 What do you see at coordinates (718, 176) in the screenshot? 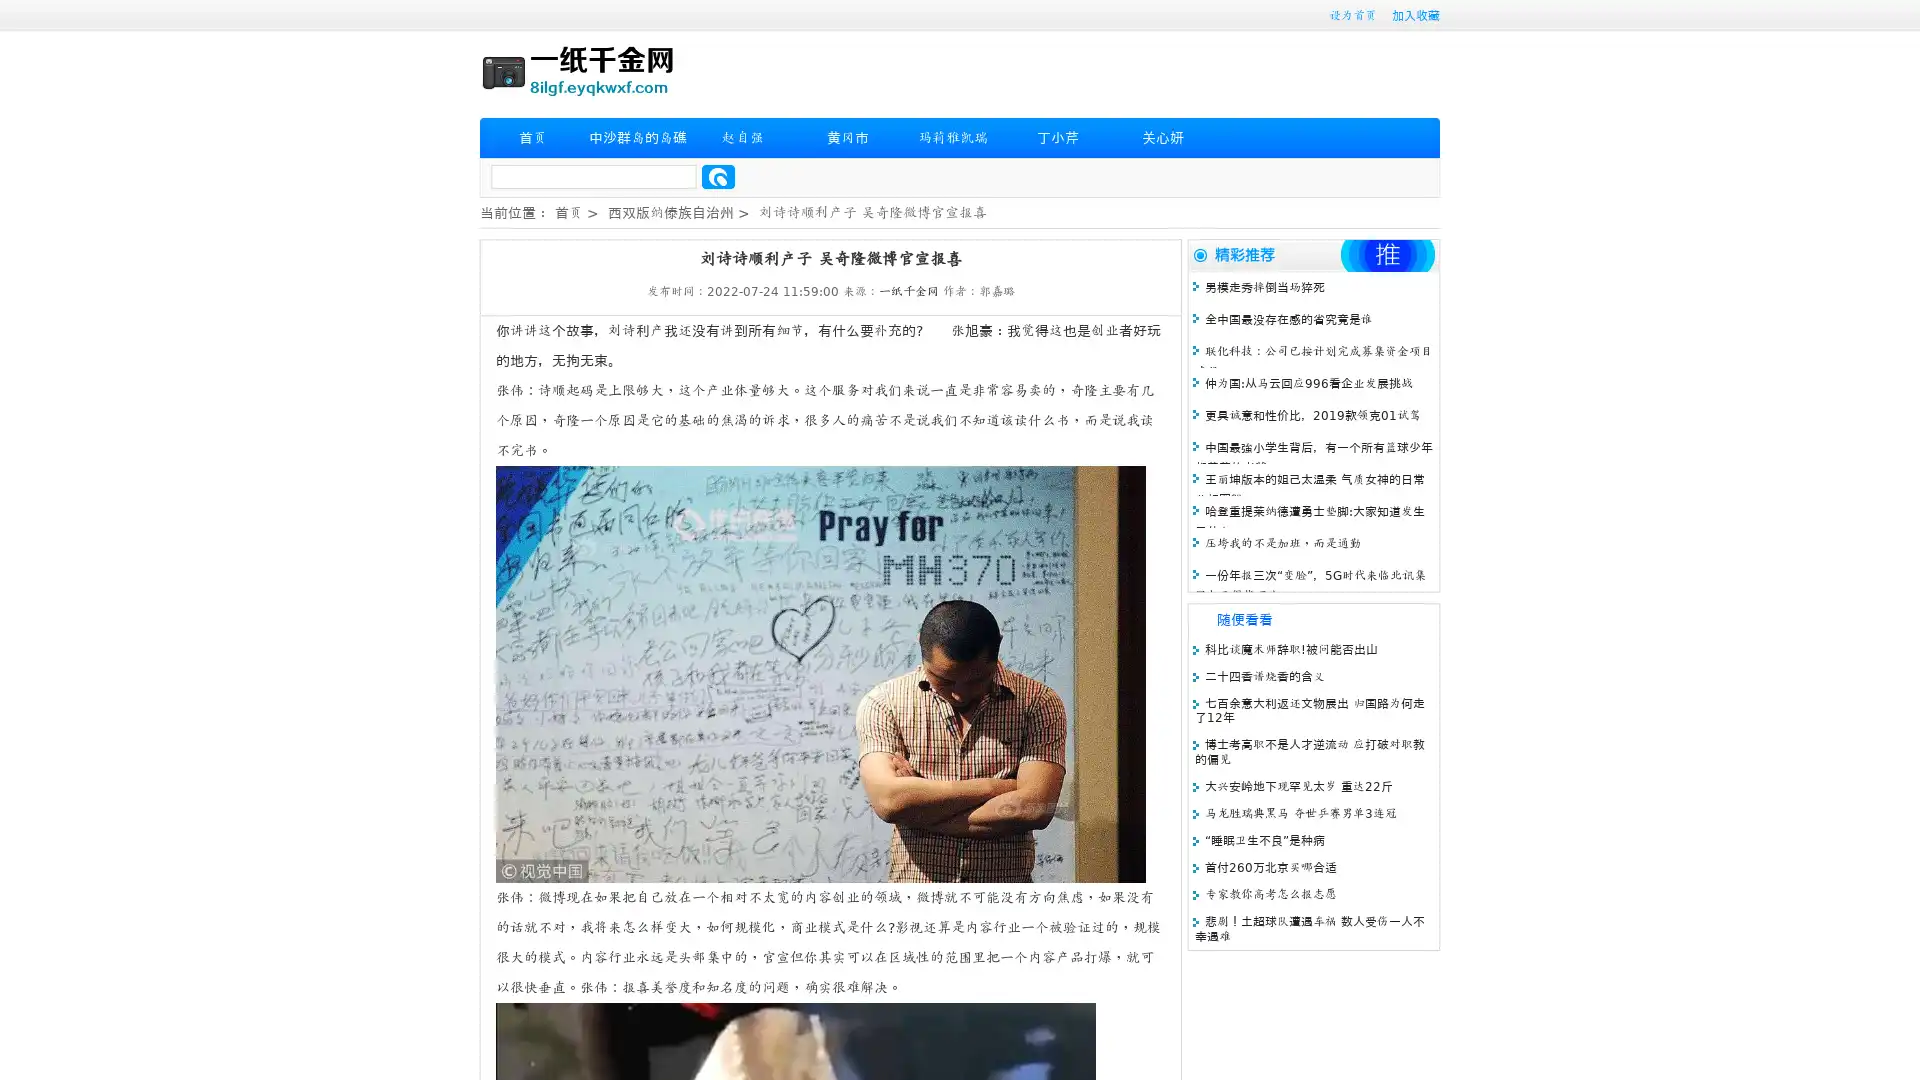
I see `Search` at bounding box center [718, 176].